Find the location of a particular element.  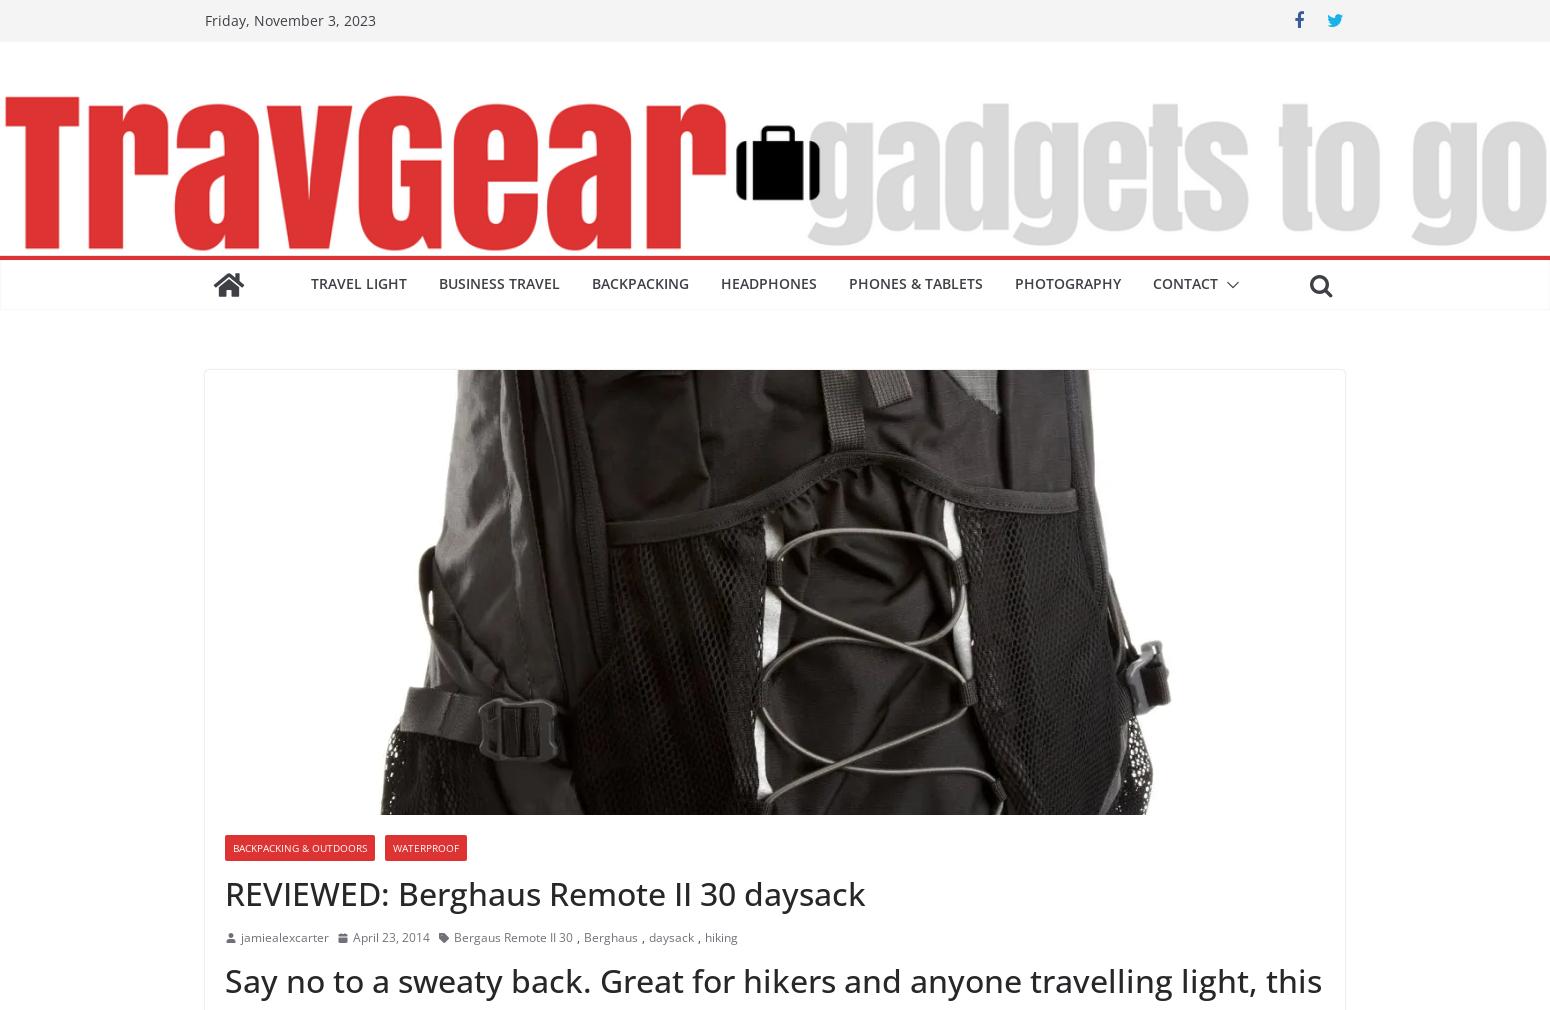

'Headphones' is located at coordinates (719, 283).